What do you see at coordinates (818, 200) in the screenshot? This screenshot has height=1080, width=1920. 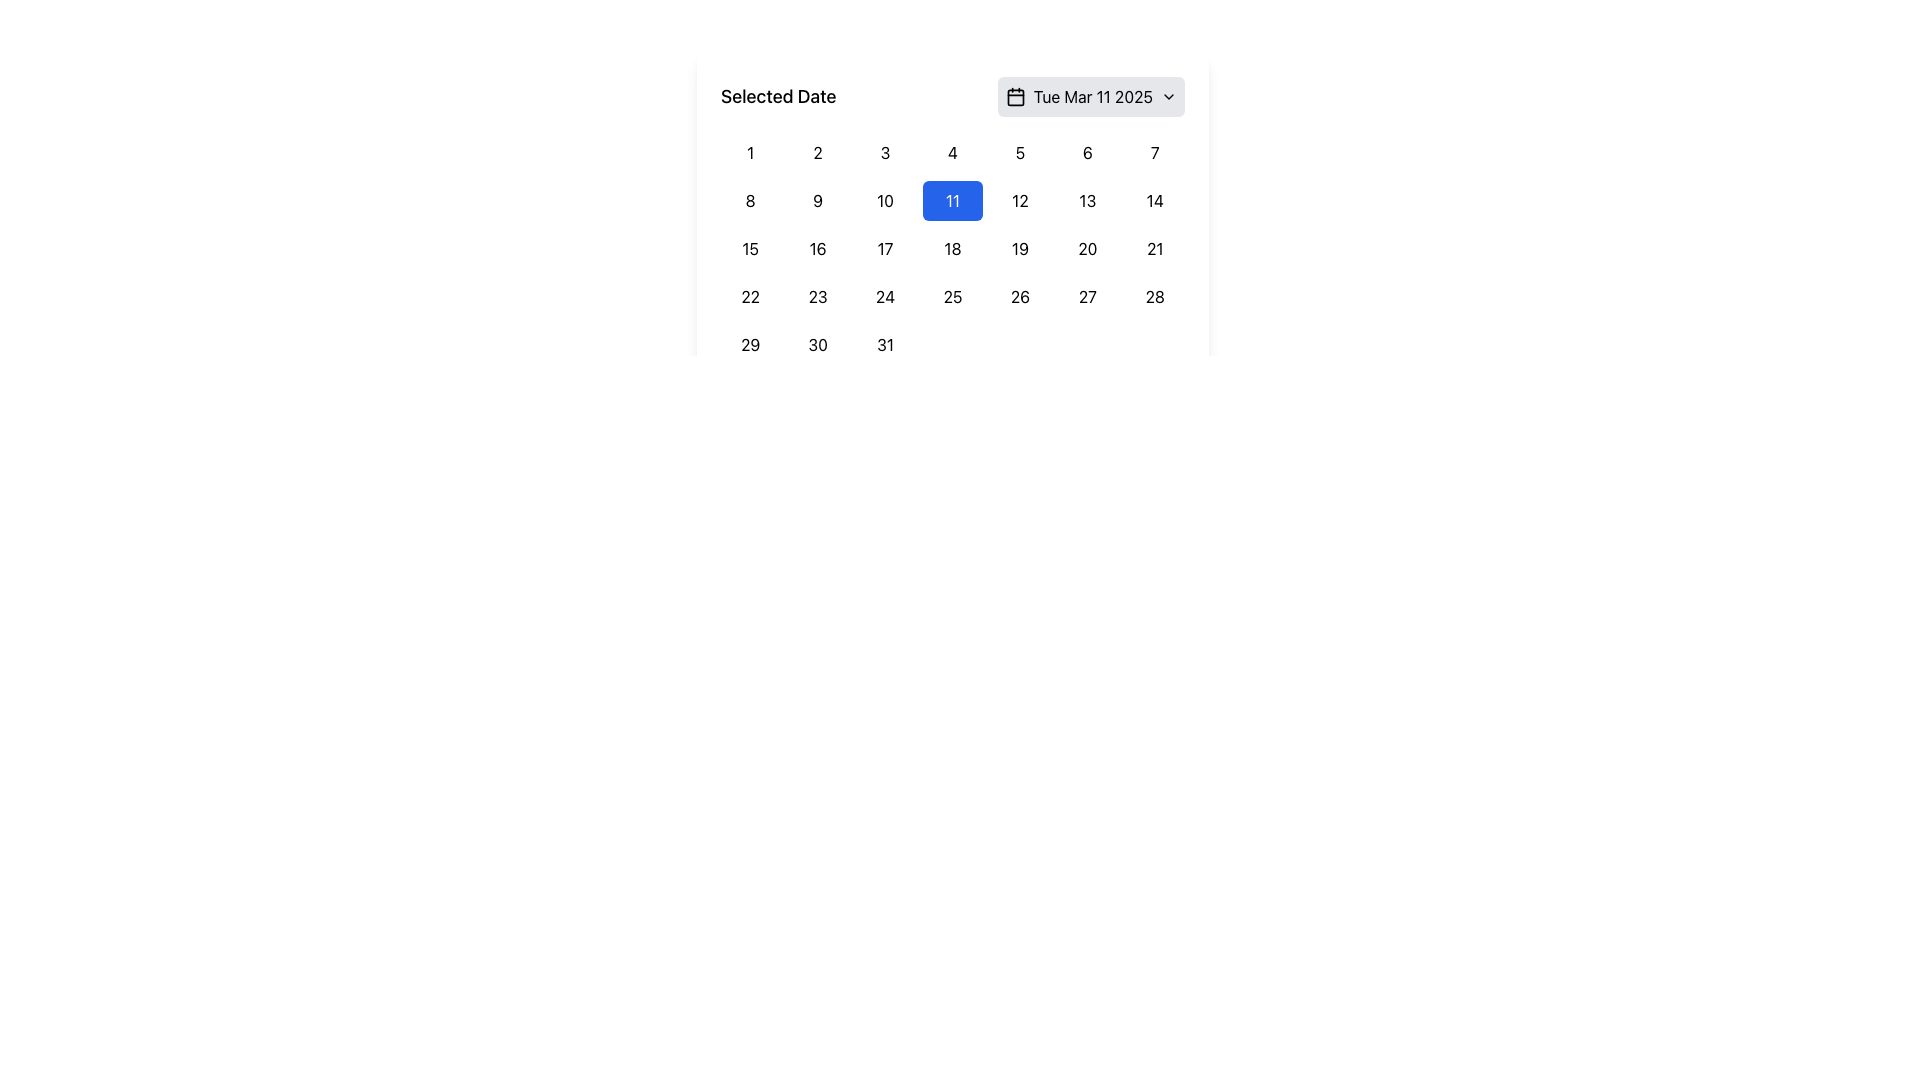 I see `the calendar item representing the 9th day` at bounding box center [818, 200].